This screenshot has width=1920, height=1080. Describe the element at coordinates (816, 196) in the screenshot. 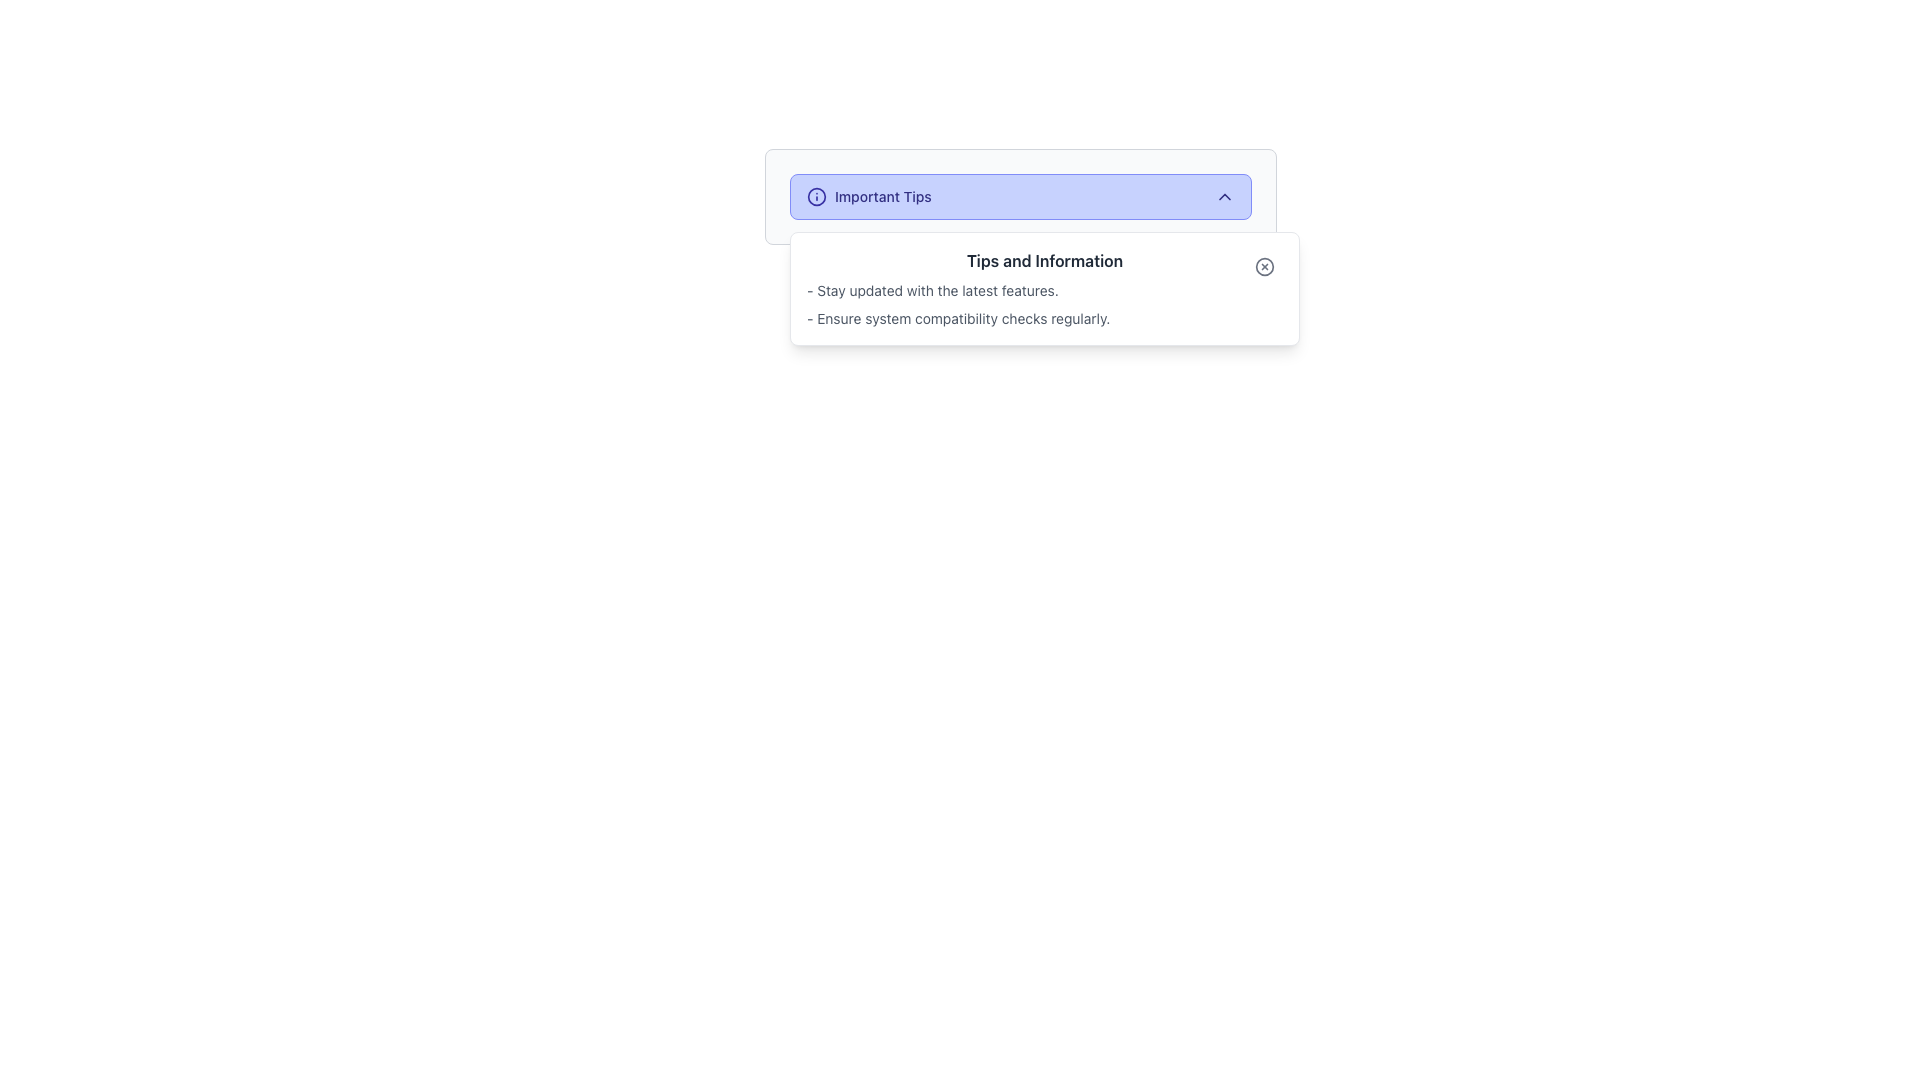

I see `circular vector graphic (SVG element) located in the center of the information icon to the left of the 'Important Tips' heading, which has a thin border and no fill` at that location.